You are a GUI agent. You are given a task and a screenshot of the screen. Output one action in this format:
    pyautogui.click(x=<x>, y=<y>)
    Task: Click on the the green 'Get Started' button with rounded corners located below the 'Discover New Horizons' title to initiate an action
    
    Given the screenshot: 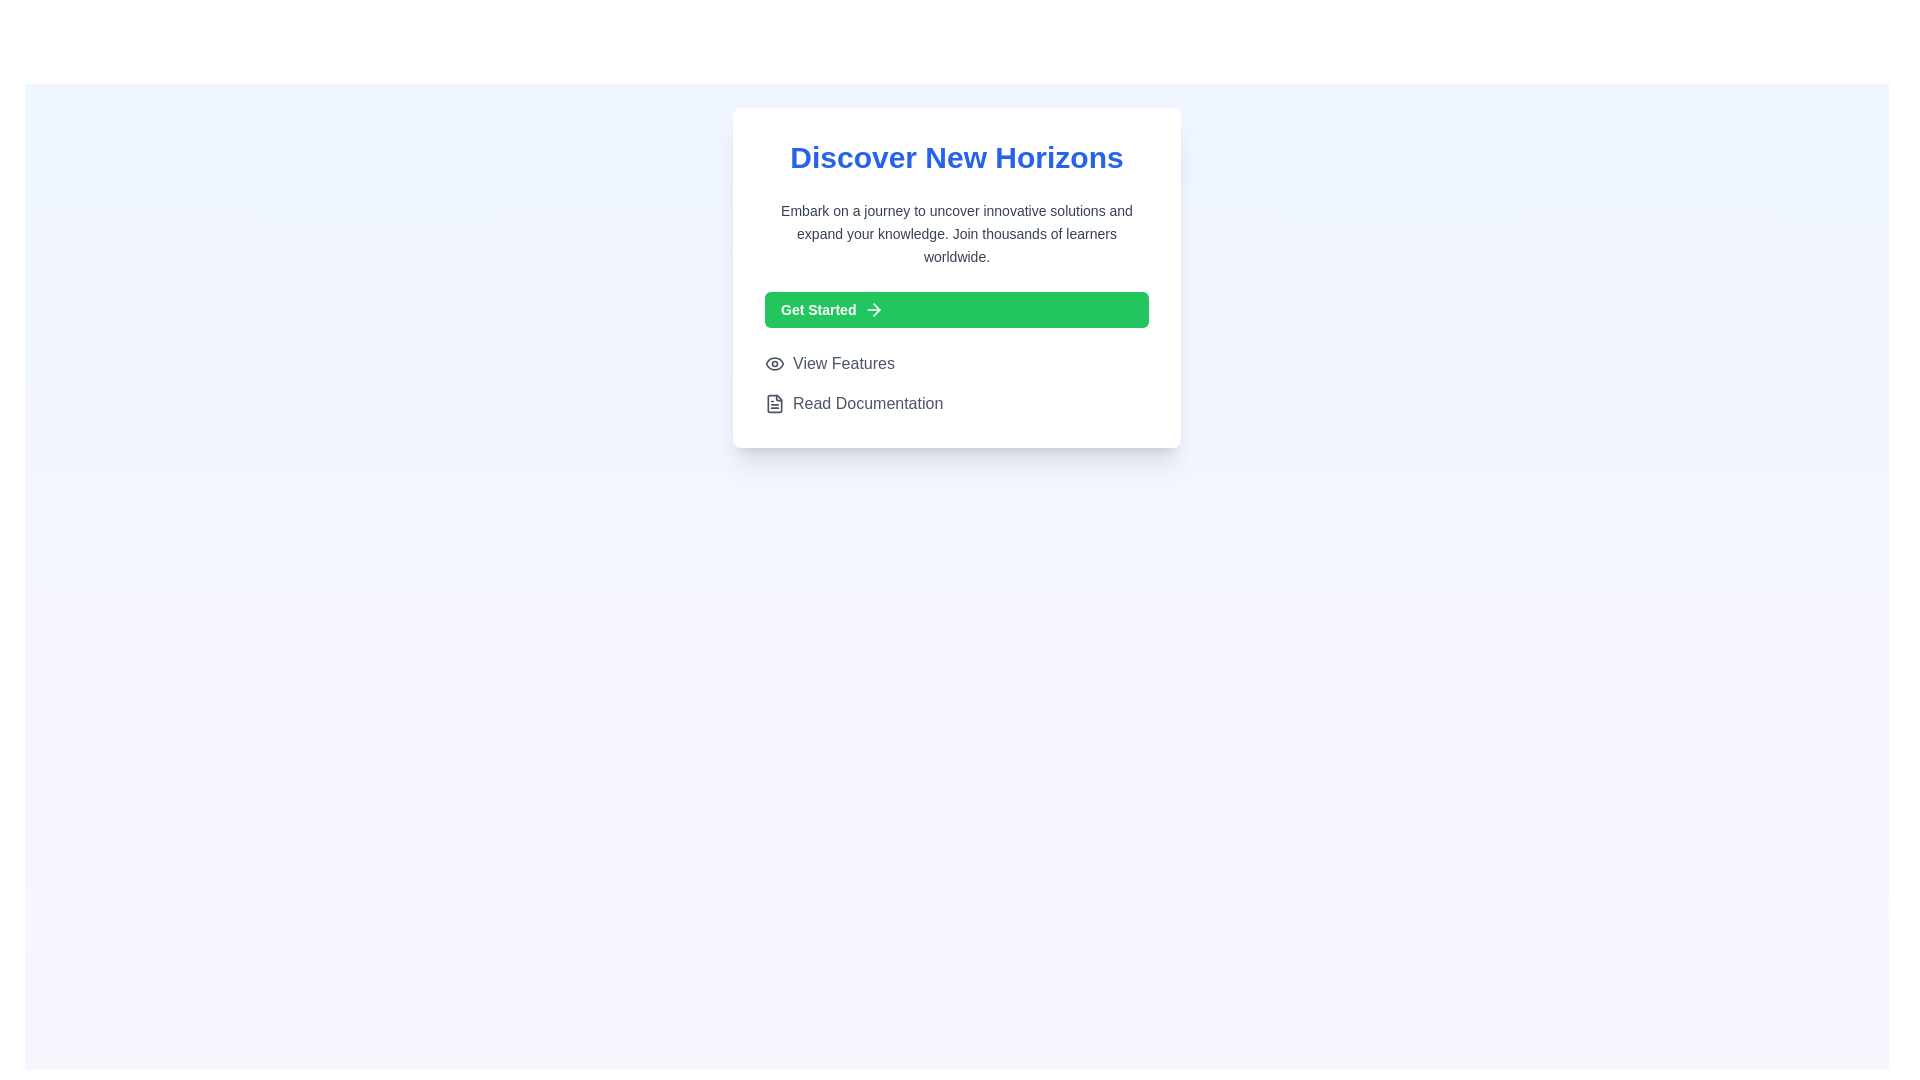 What is the action you would take?
    pyautogui.click(x=955, y=309)
    